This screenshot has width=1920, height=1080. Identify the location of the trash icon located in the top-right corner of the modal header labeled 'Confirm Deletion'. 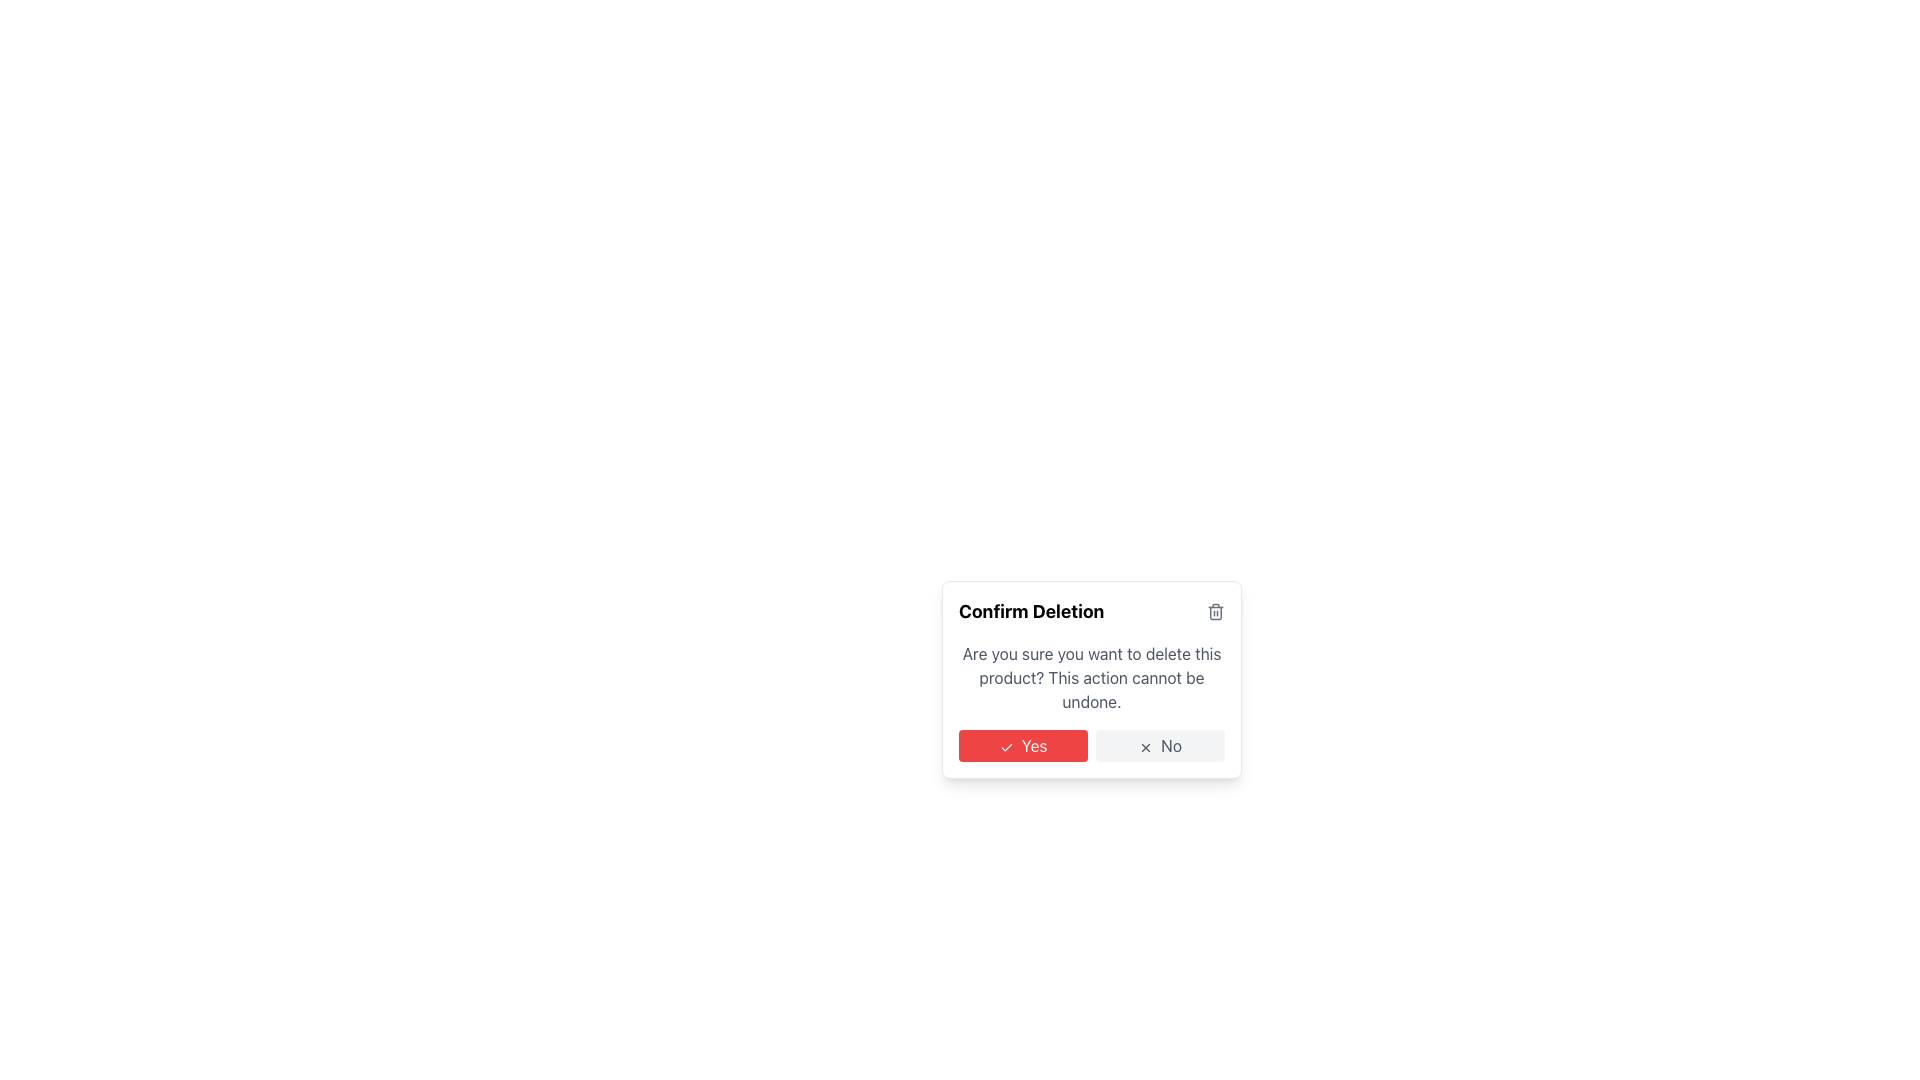
(1214, 611).